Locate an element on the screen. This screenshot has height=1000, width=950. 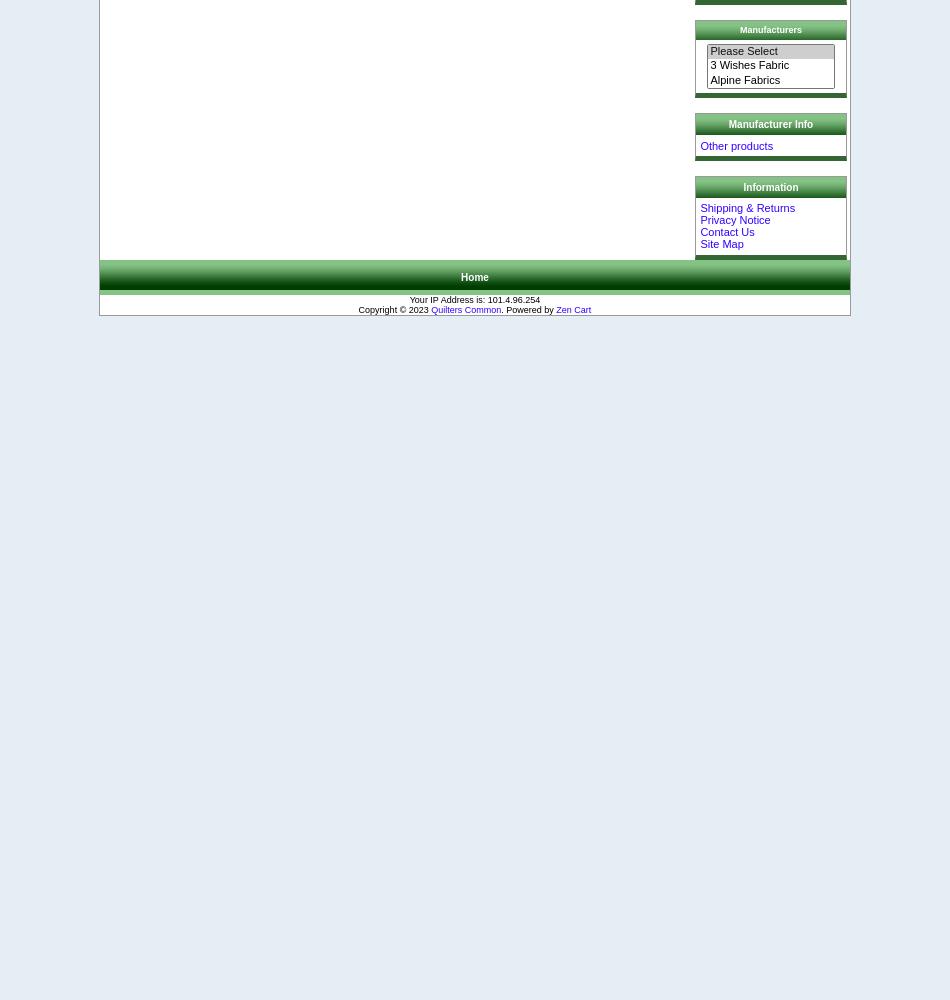
'Your IP Address is:   101.4.96.254' is located at coordinates (473, 299).